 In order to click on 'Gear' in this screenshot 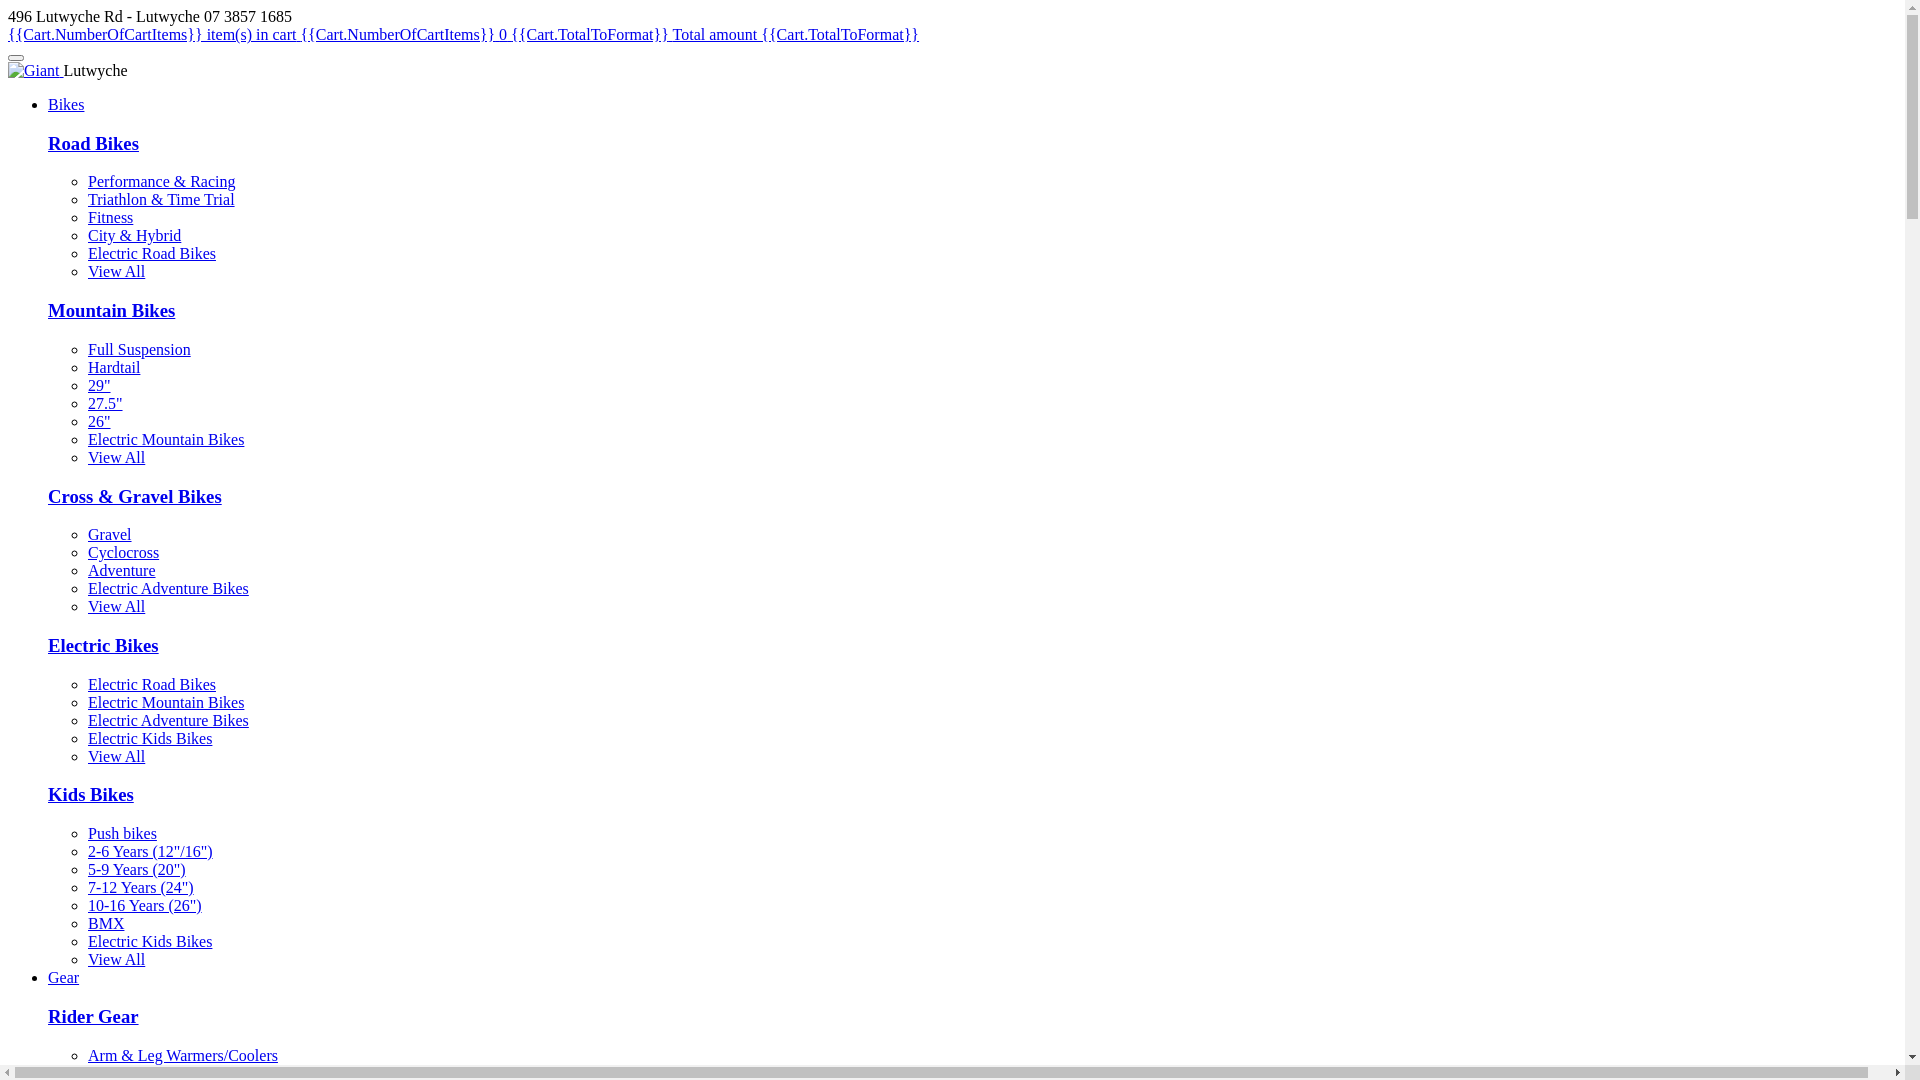, I will do `click(48, 976)`.